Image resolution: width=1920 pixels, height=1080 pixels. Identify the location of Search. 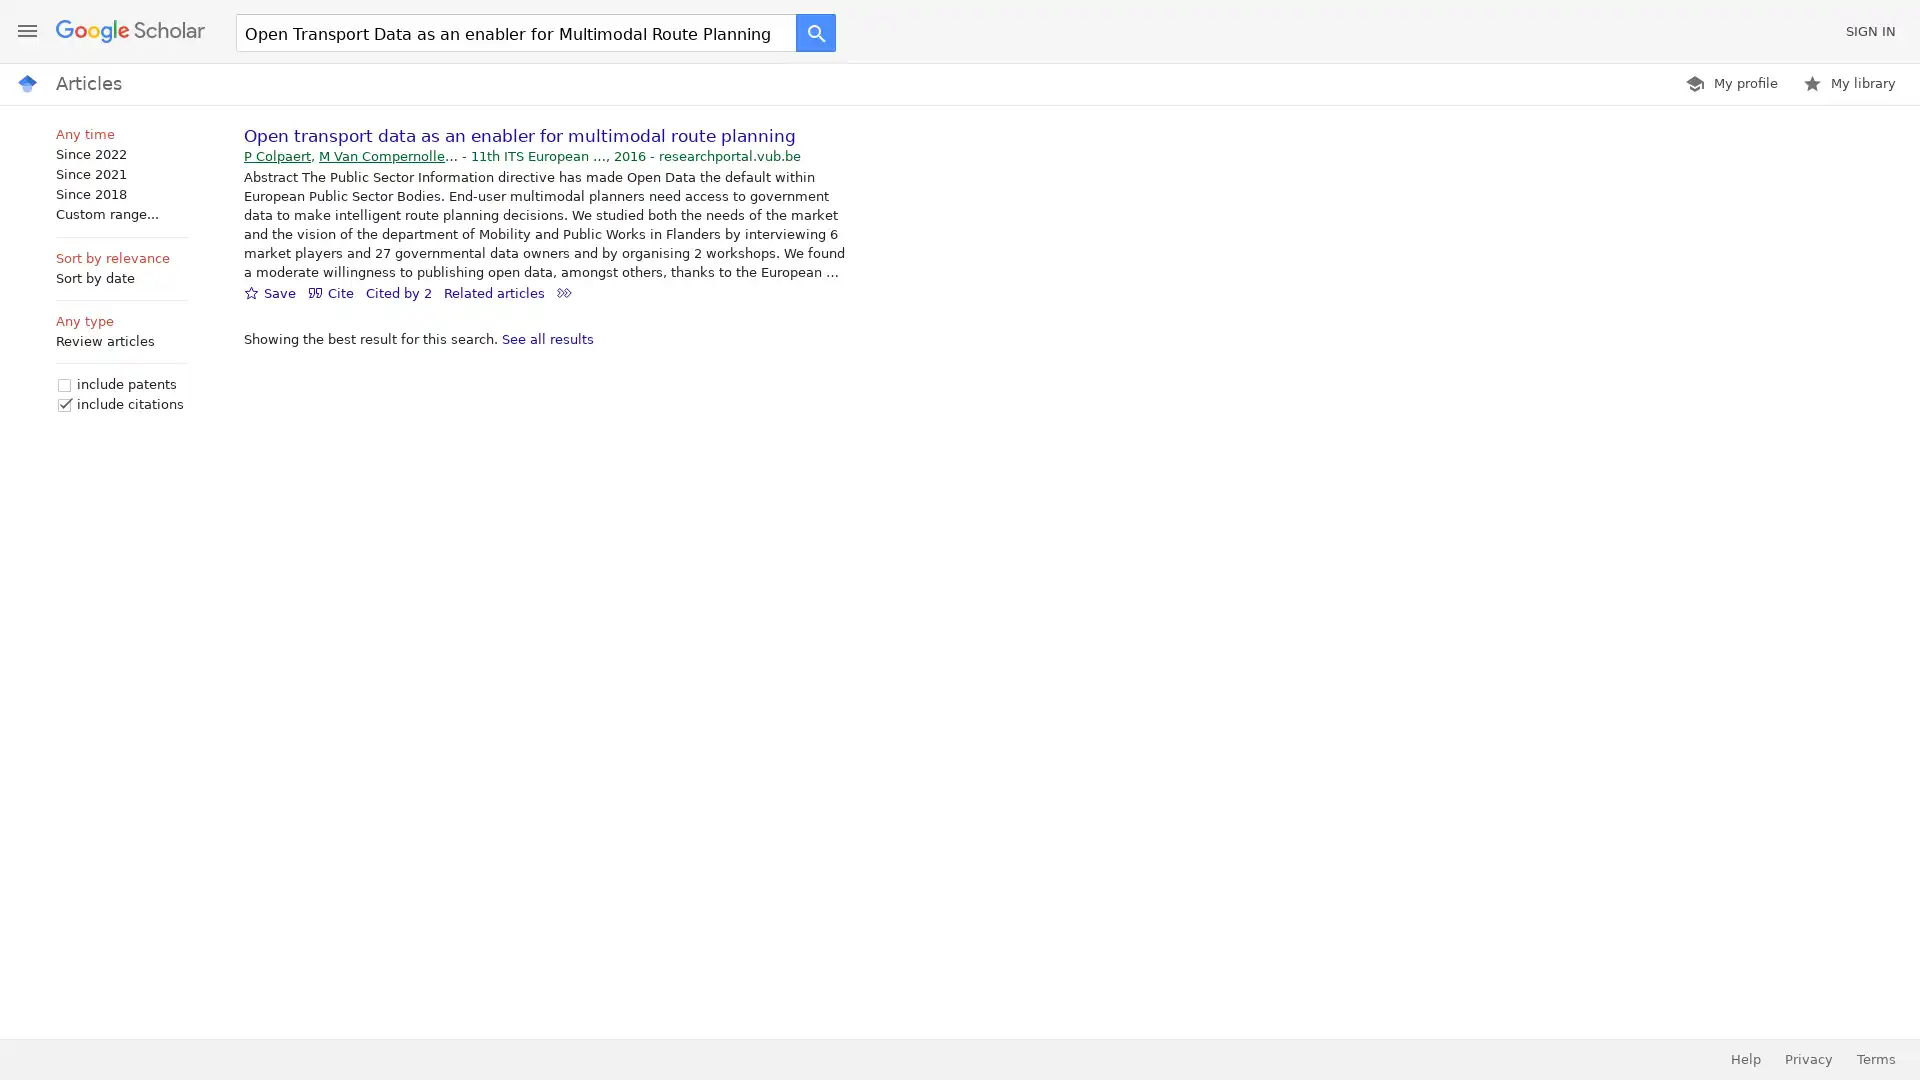
(816, 33).